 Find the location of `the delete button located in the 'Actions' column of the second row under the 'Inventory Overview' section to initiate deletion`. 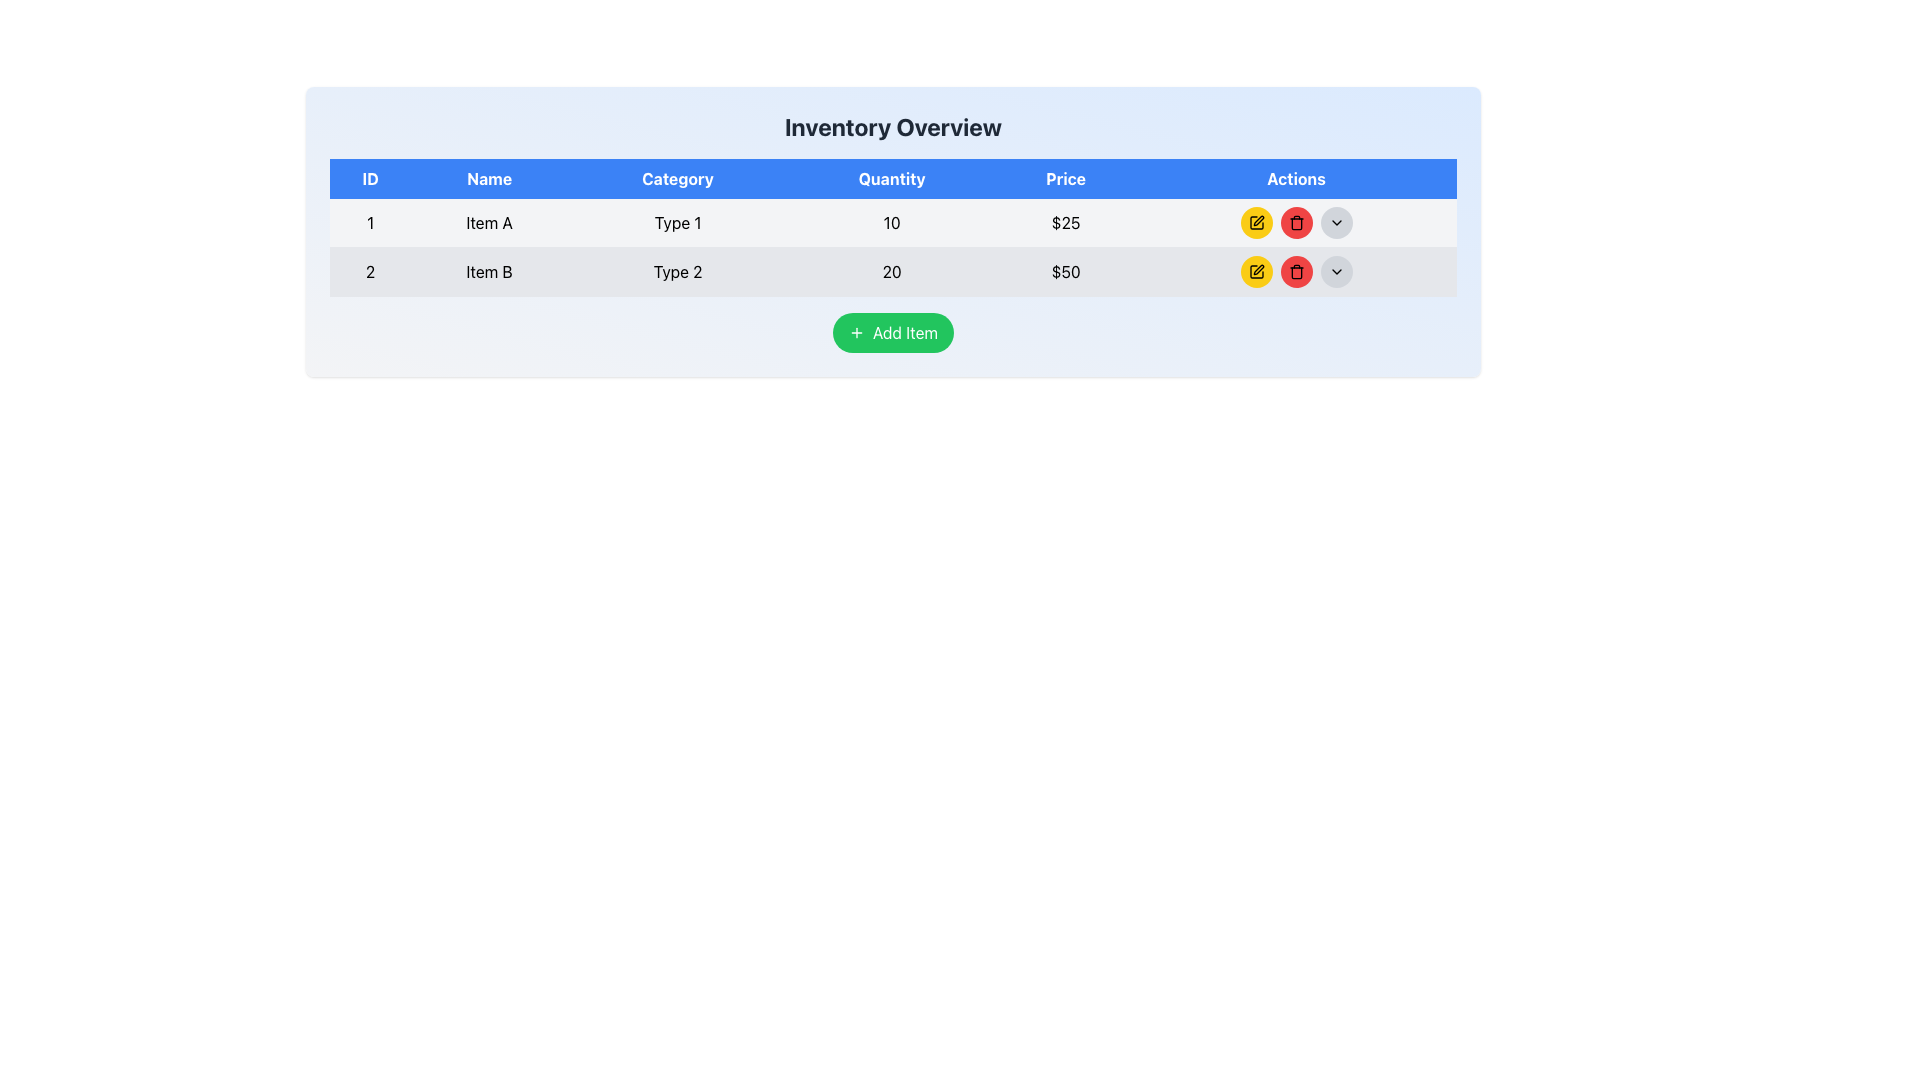

the delete button located in the 'Actions' column of the second row under the 'Inventory Overview' section to initiate deletion is located at coordinates (1296, 272).